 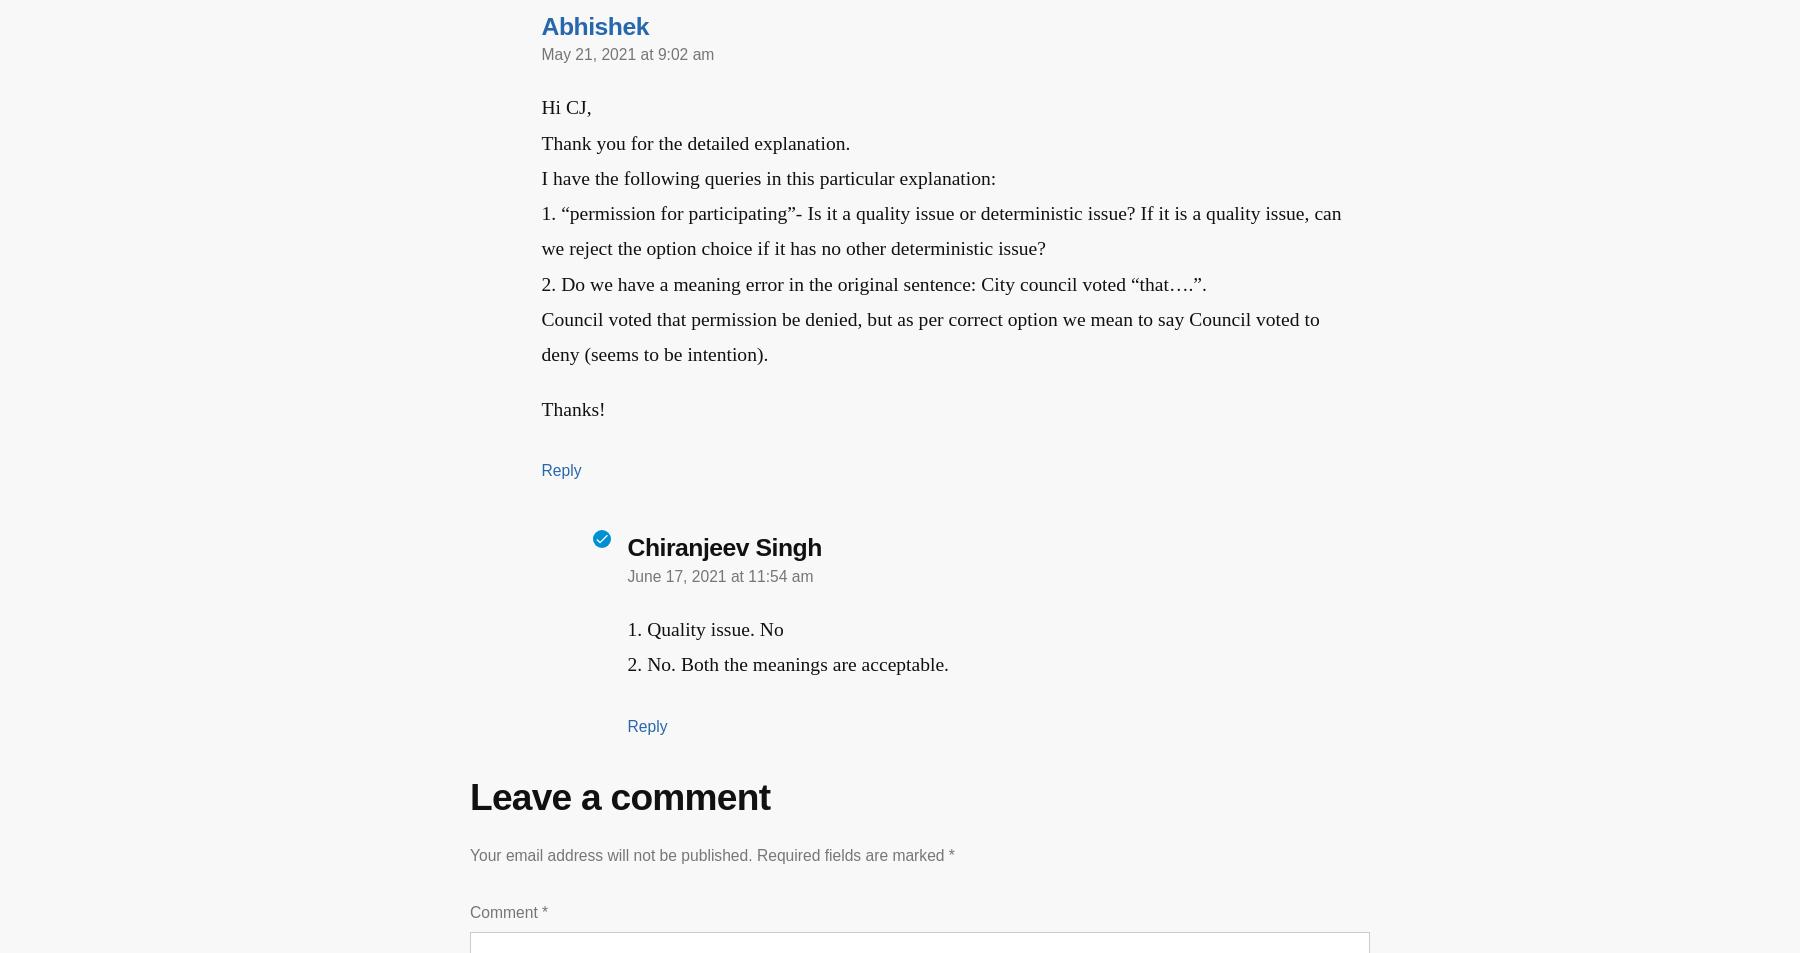 I want to click on 'Abhishek', so click(x=540, y=23).